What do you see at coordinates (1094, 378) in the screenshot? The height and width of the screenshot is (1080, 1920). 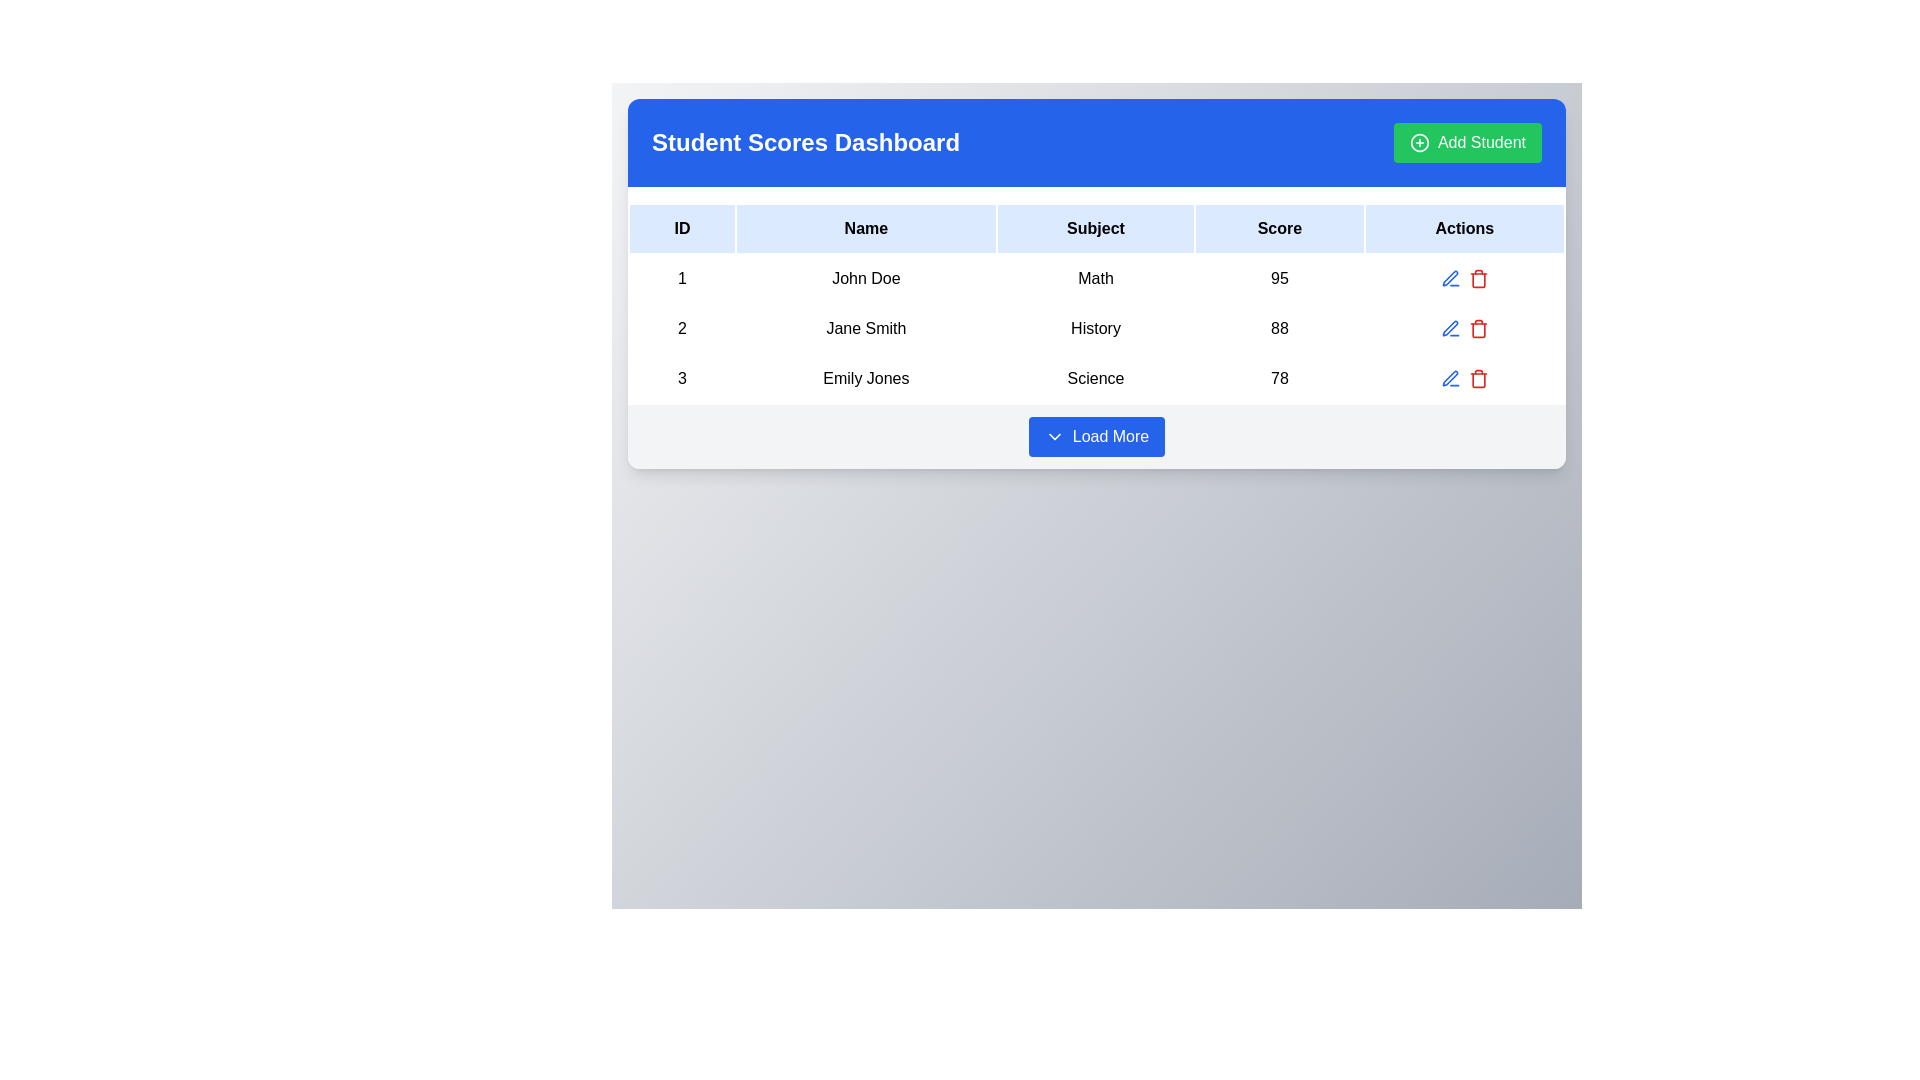 I see `the table cell representing the subject associated with the student 'Emily Jones' located in the third row under the 'Subject' column` at bounding box center [1094, 378].